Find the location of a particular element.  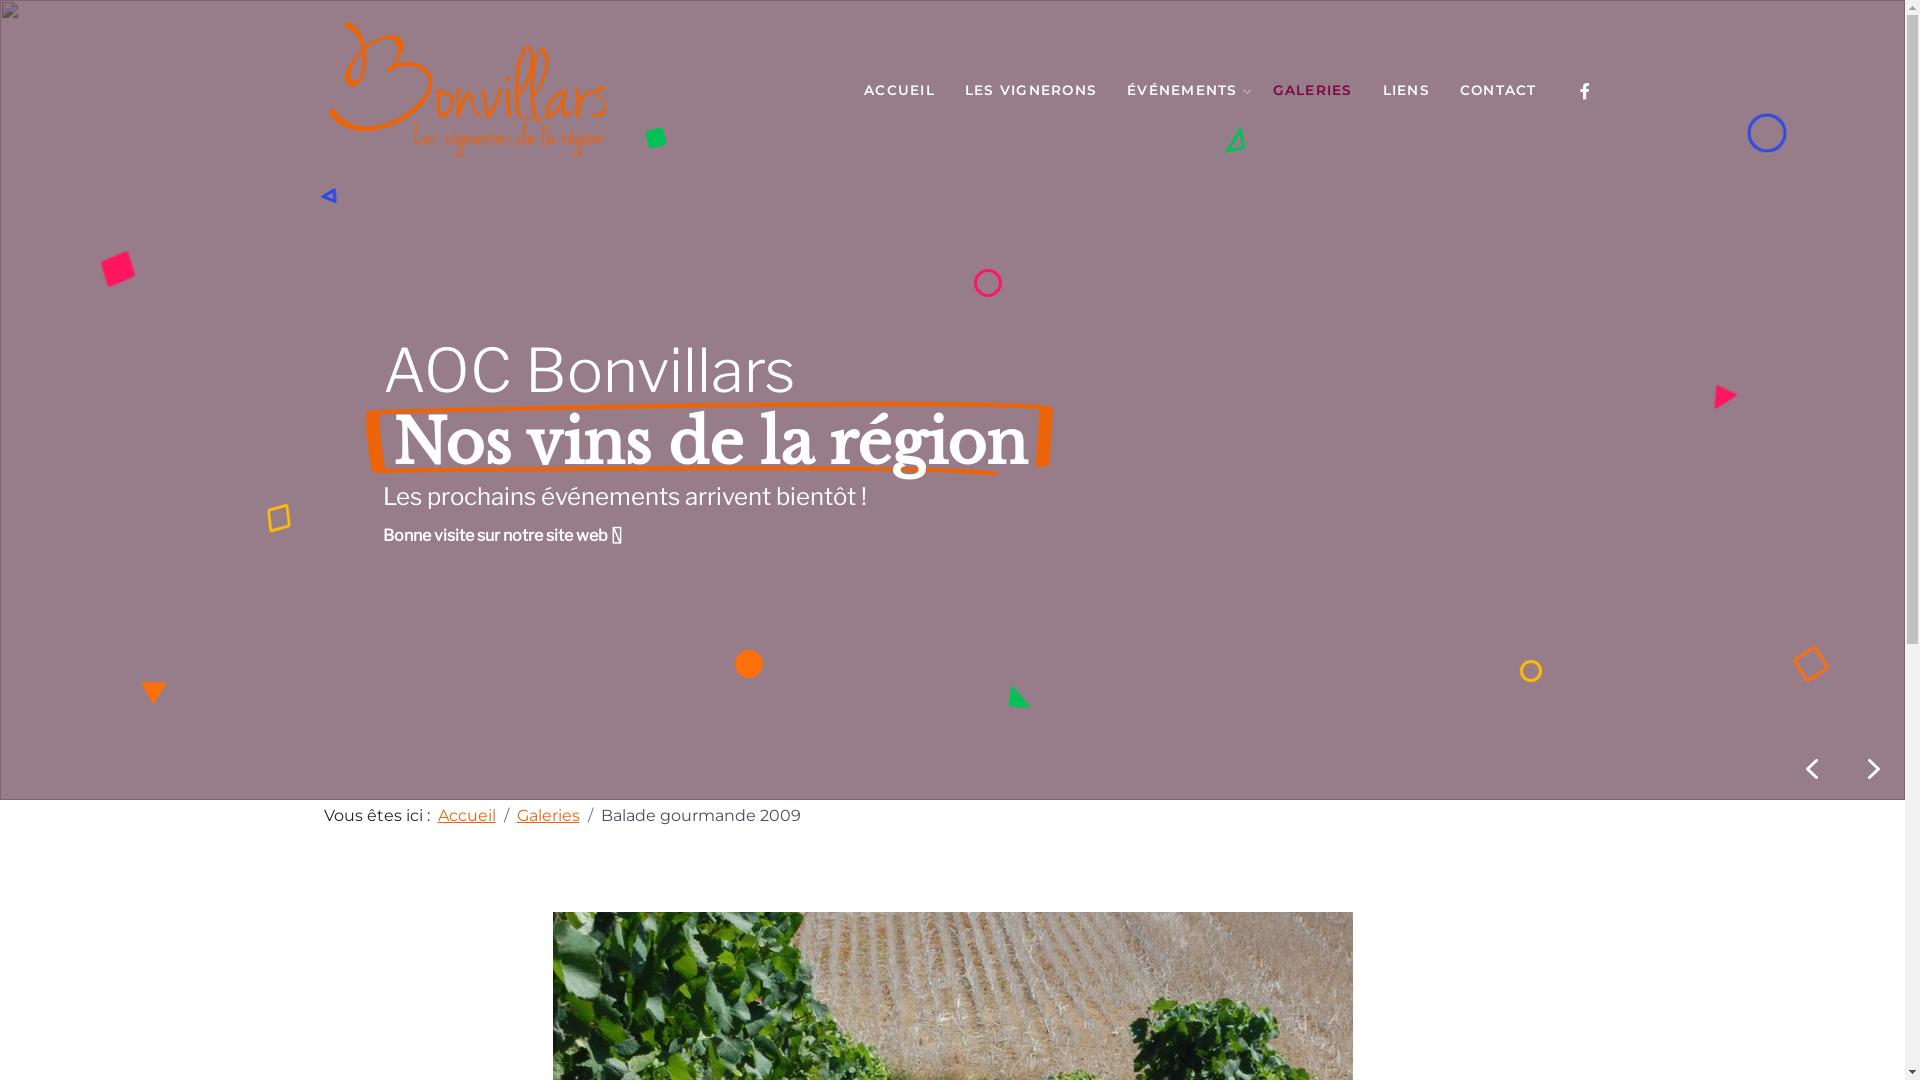

'CONTACT' is located at coordinates (1498, 88).